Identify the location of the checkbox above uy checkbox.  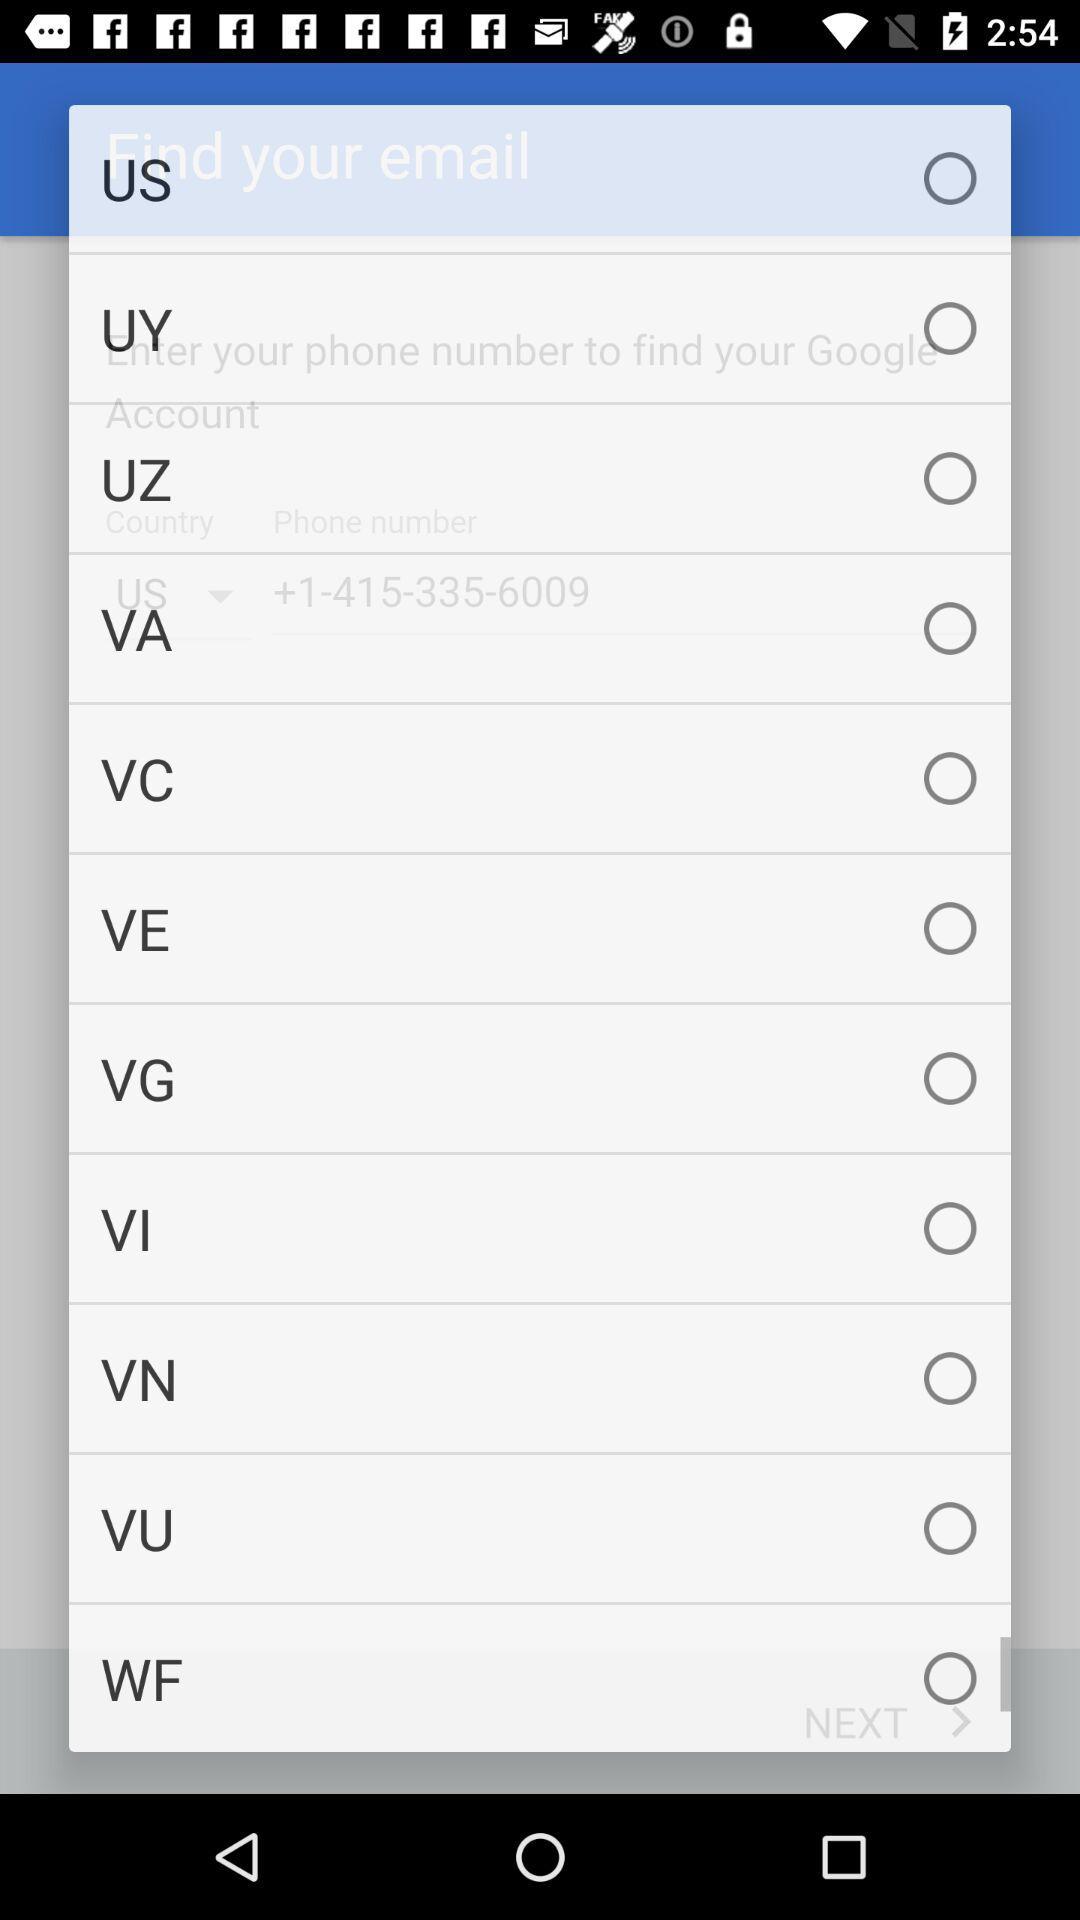
(540, 178).